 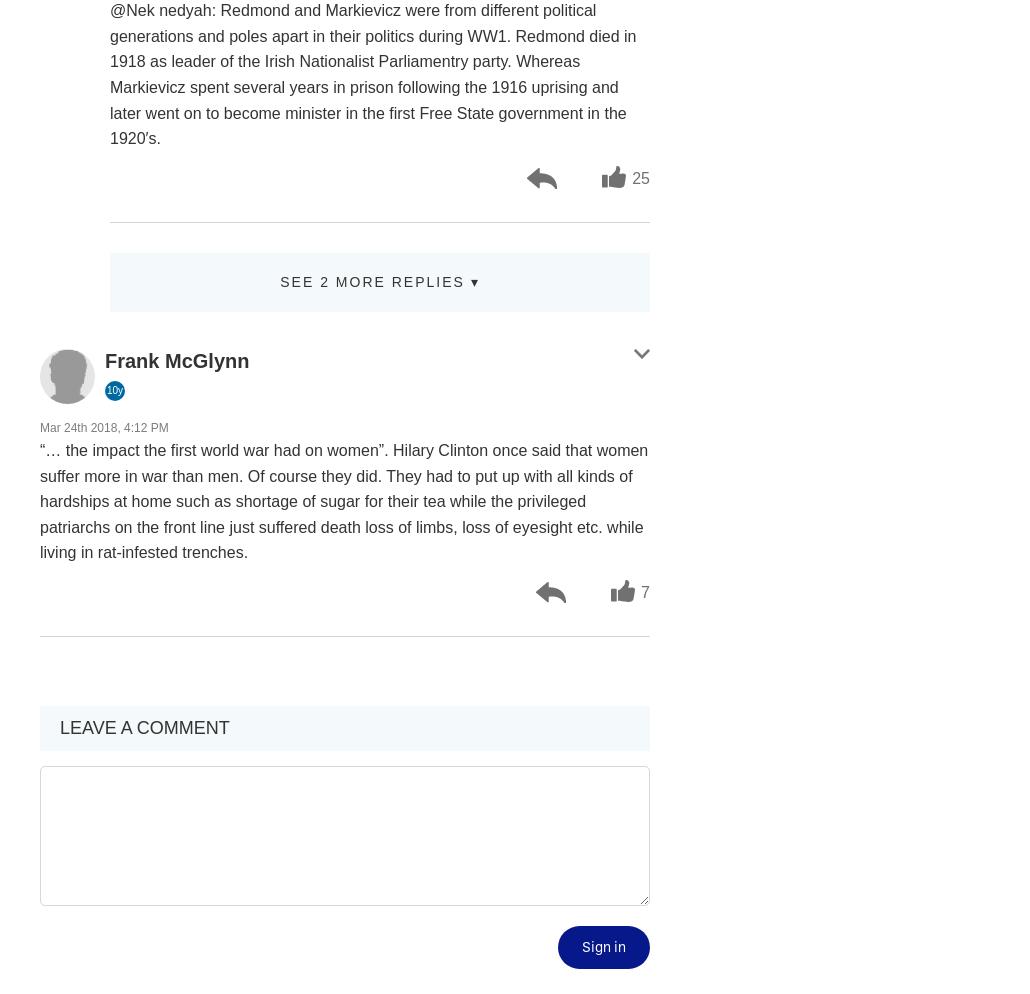 What do you see at coordinates (379, 280) in the screenshot?
I see `'See 2 more replies   ▾'` at bounding box center [379, 280].